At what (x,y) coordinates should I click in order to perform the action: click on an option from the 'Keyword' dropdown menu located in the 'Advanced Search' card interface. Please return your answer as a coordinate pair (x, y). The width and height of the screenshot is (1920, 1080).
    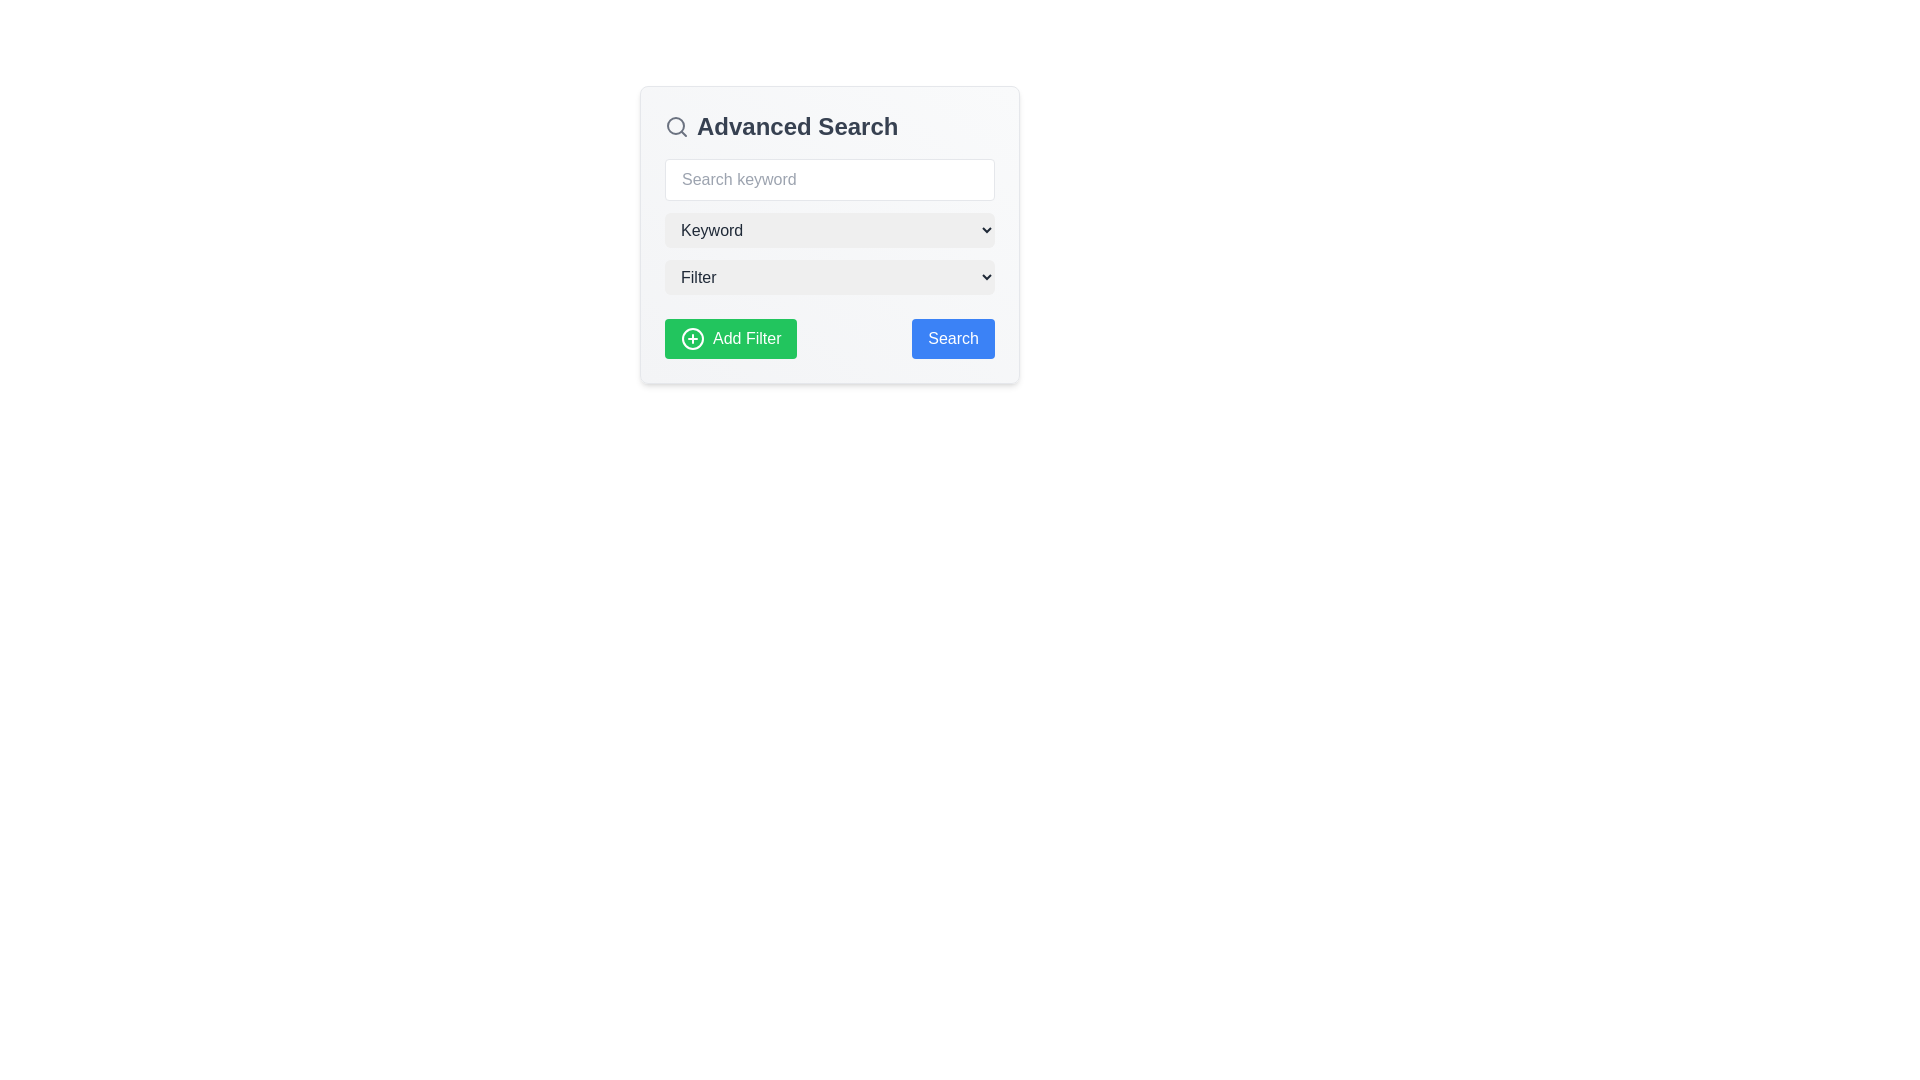
    Looking at the image, I should click on (830, 234).